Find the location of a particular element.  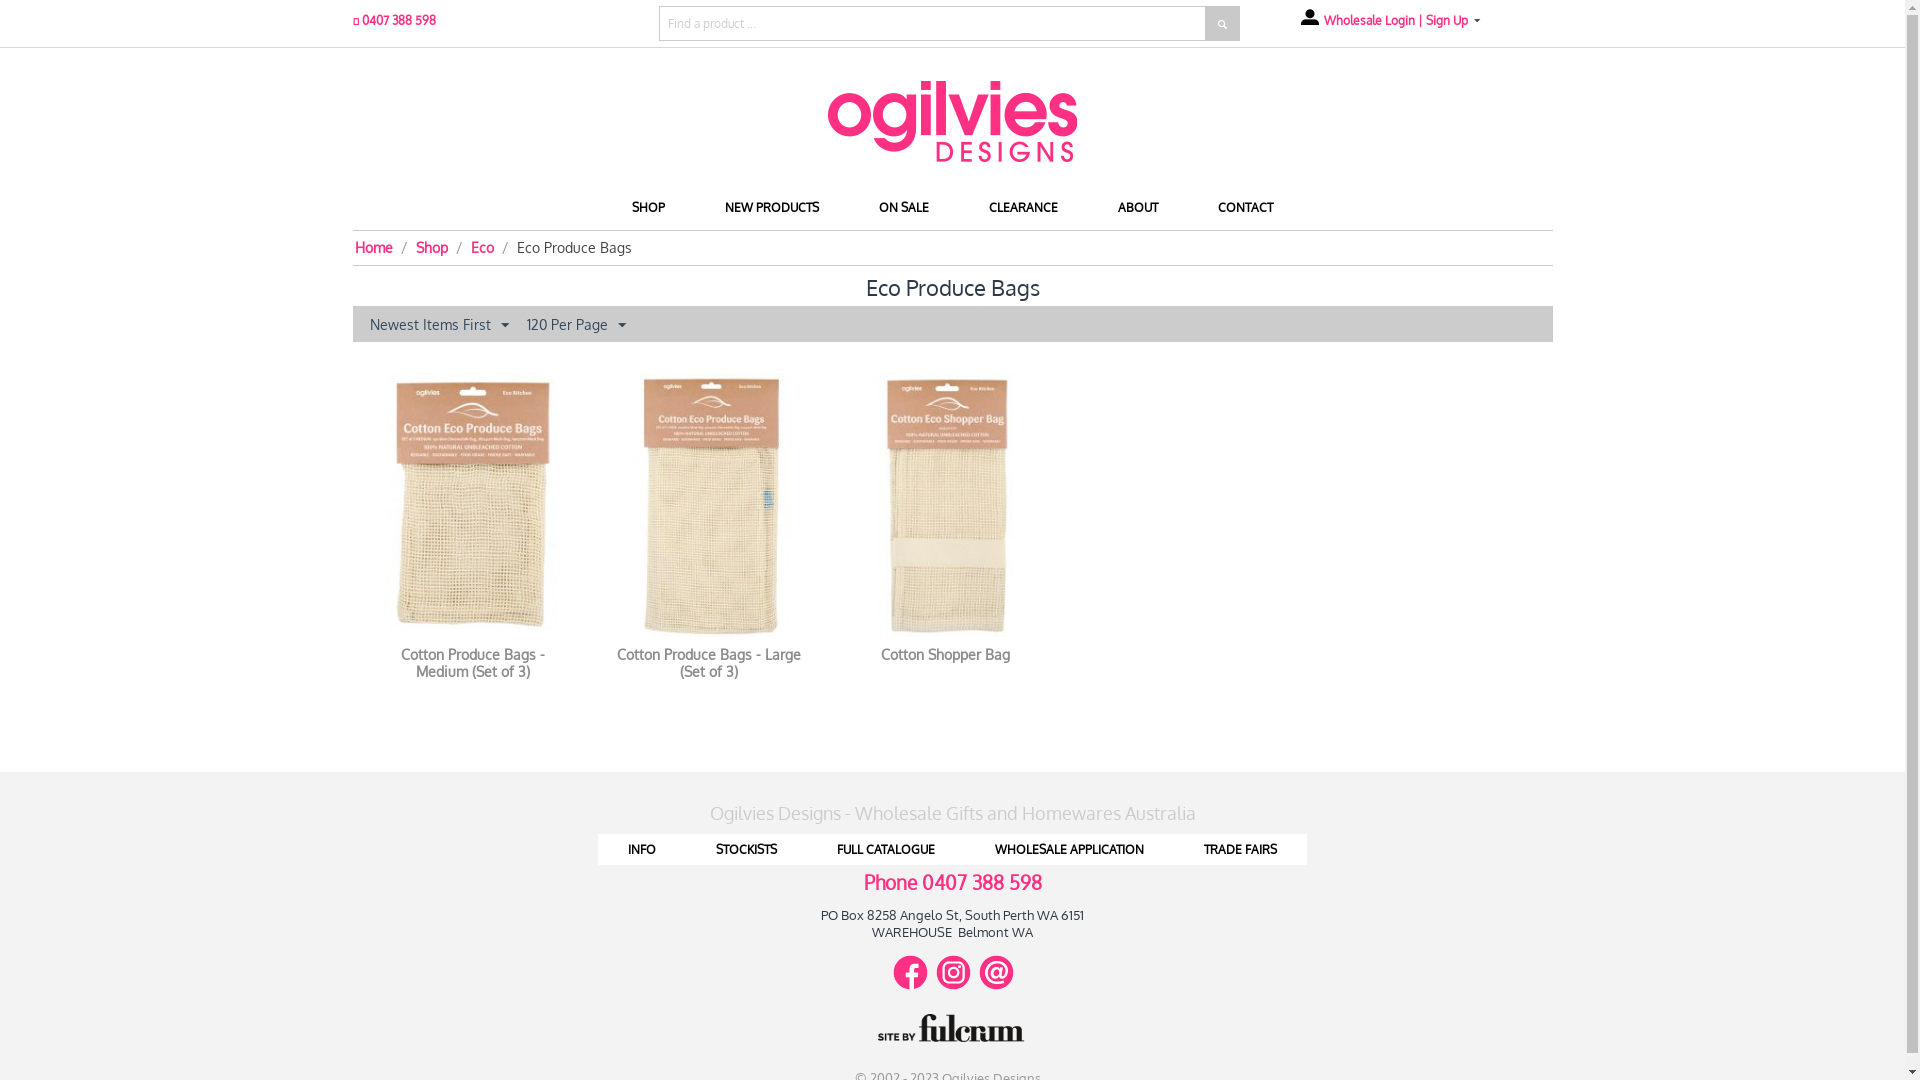

'ABOUT' is located at coordinates (1137, 207).